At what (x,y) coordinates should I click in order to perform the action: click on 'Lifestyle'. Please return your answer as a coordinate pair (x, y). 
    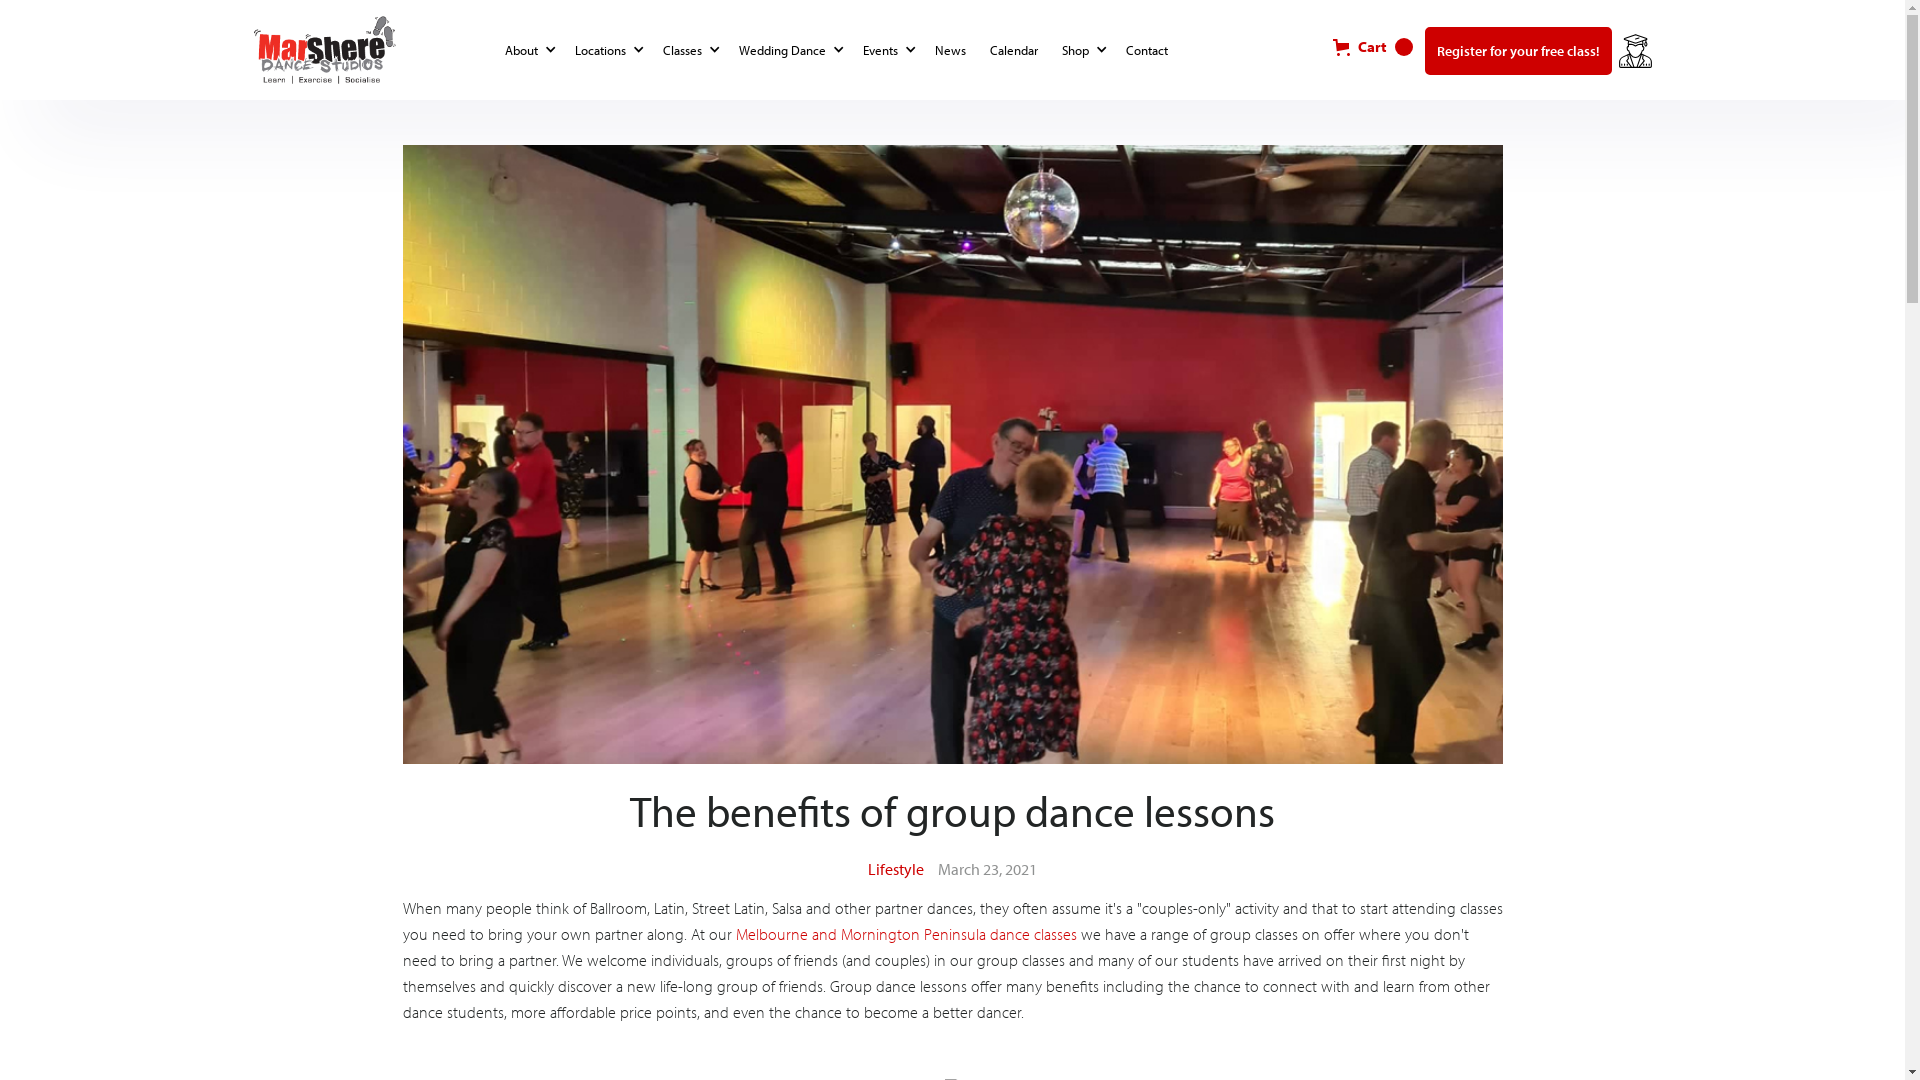
    Looking at the image, I should click on (868, 867).